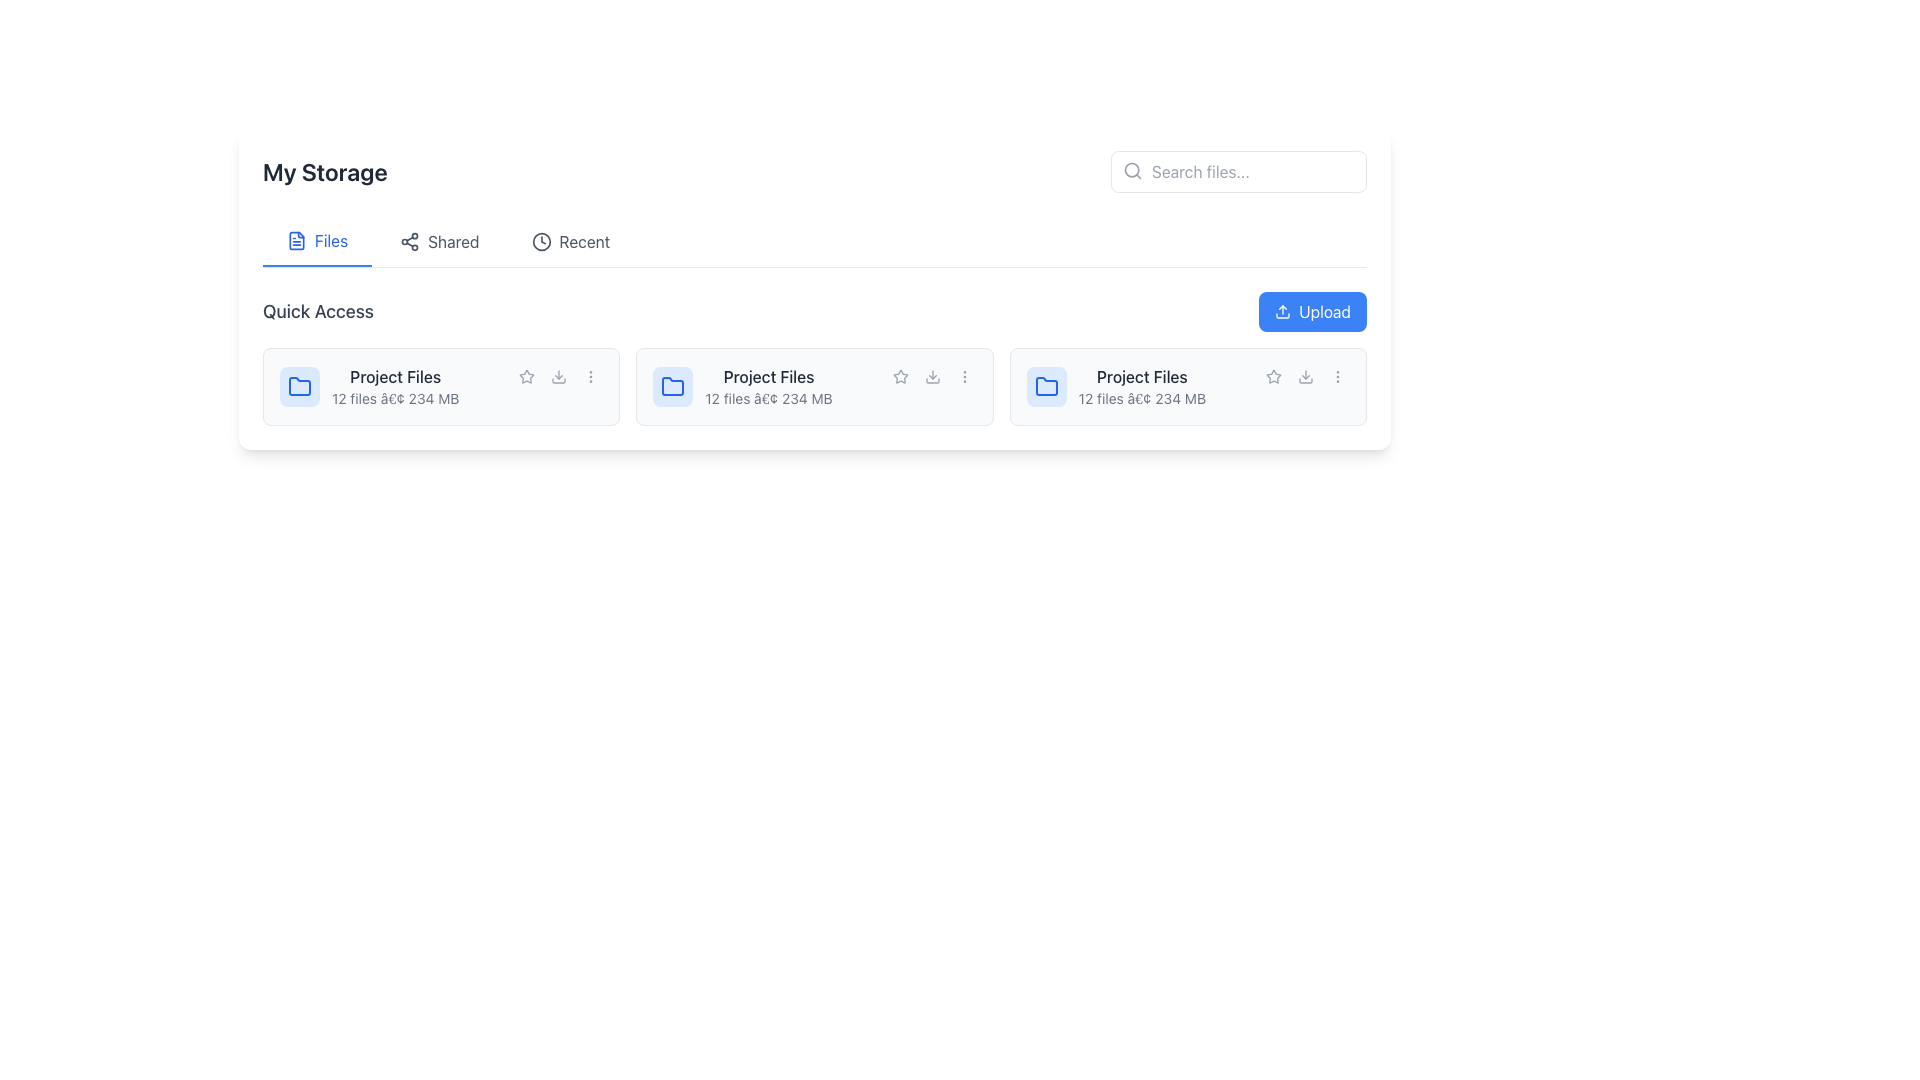  I want to click on the gray ellipsis button with three dots located at the lower-right corner of the file card, so click(1338, 377).